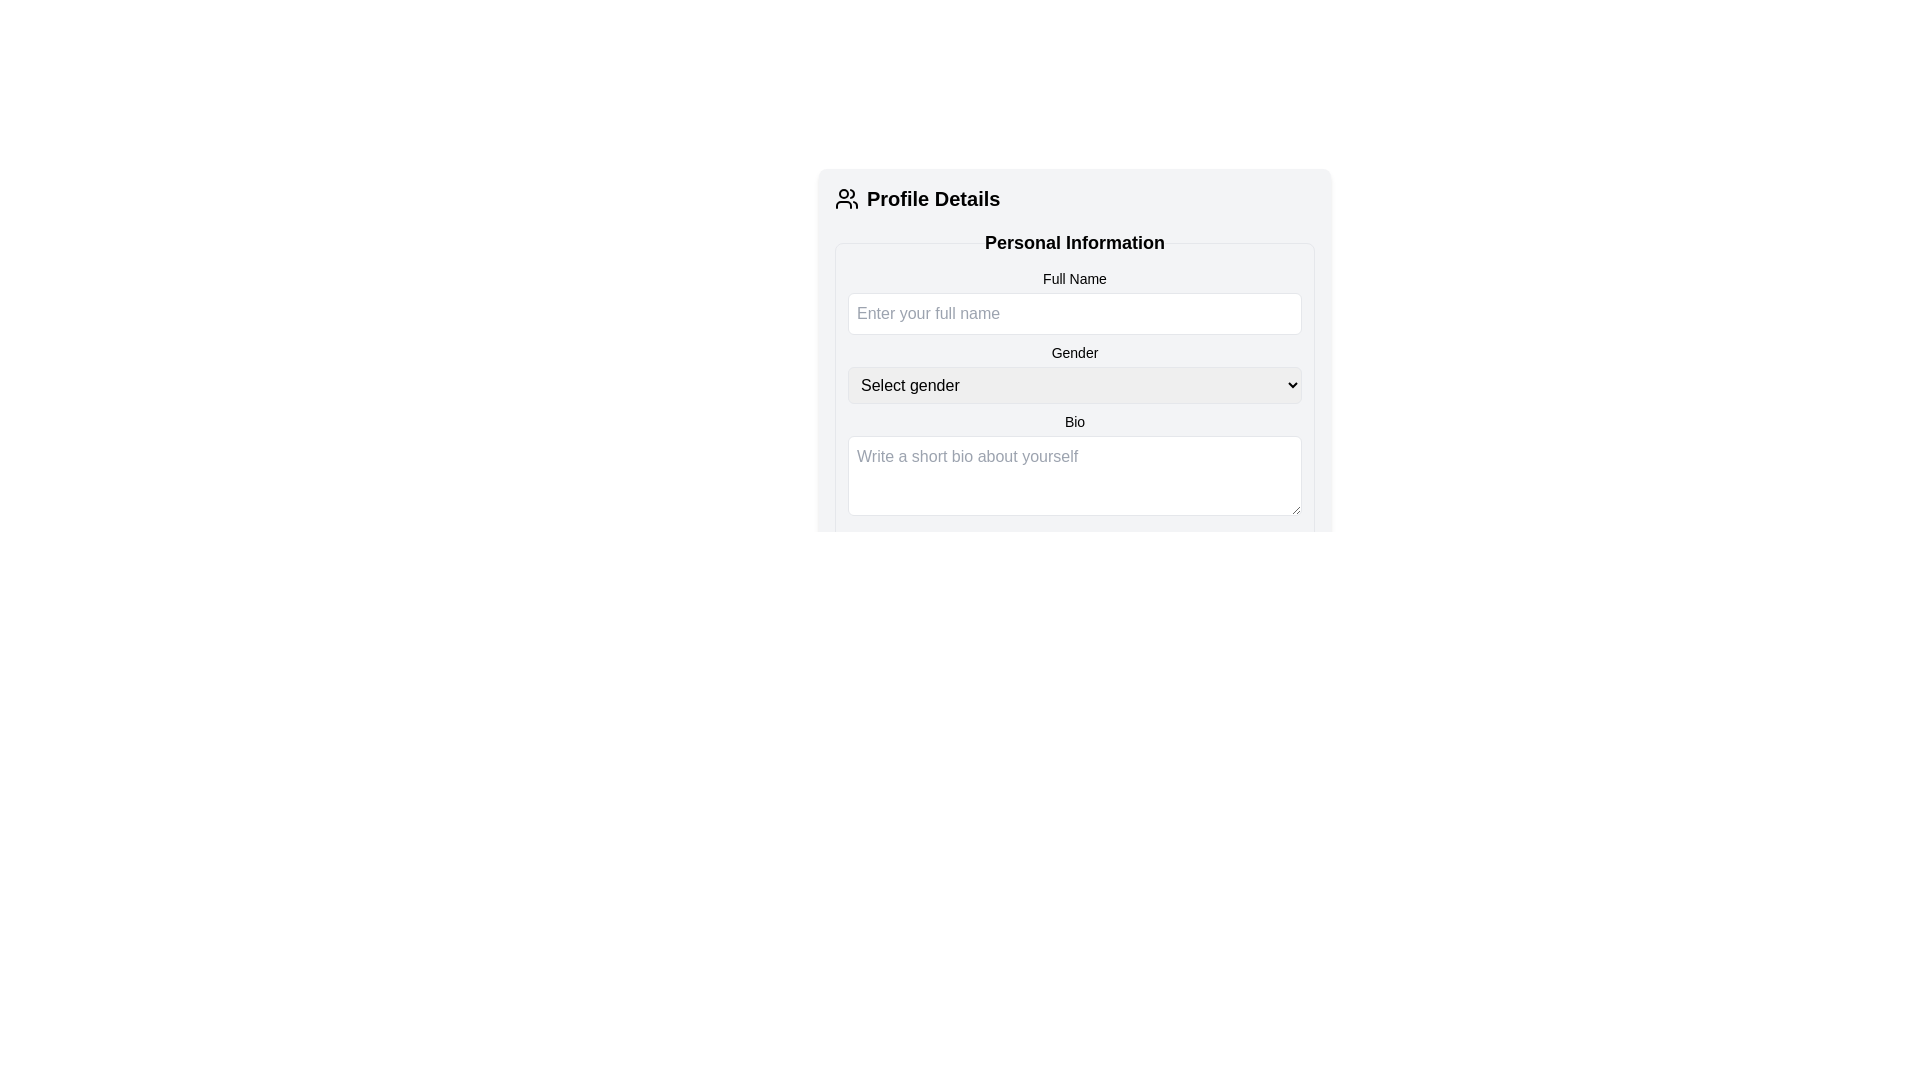 The height and width of the screenshot is (1080, 1920). Describe the element at coordinates (1074, 385) in the screenshot. I see `the dropdown menu labeled 'Select gender' with a gray border` at that location.